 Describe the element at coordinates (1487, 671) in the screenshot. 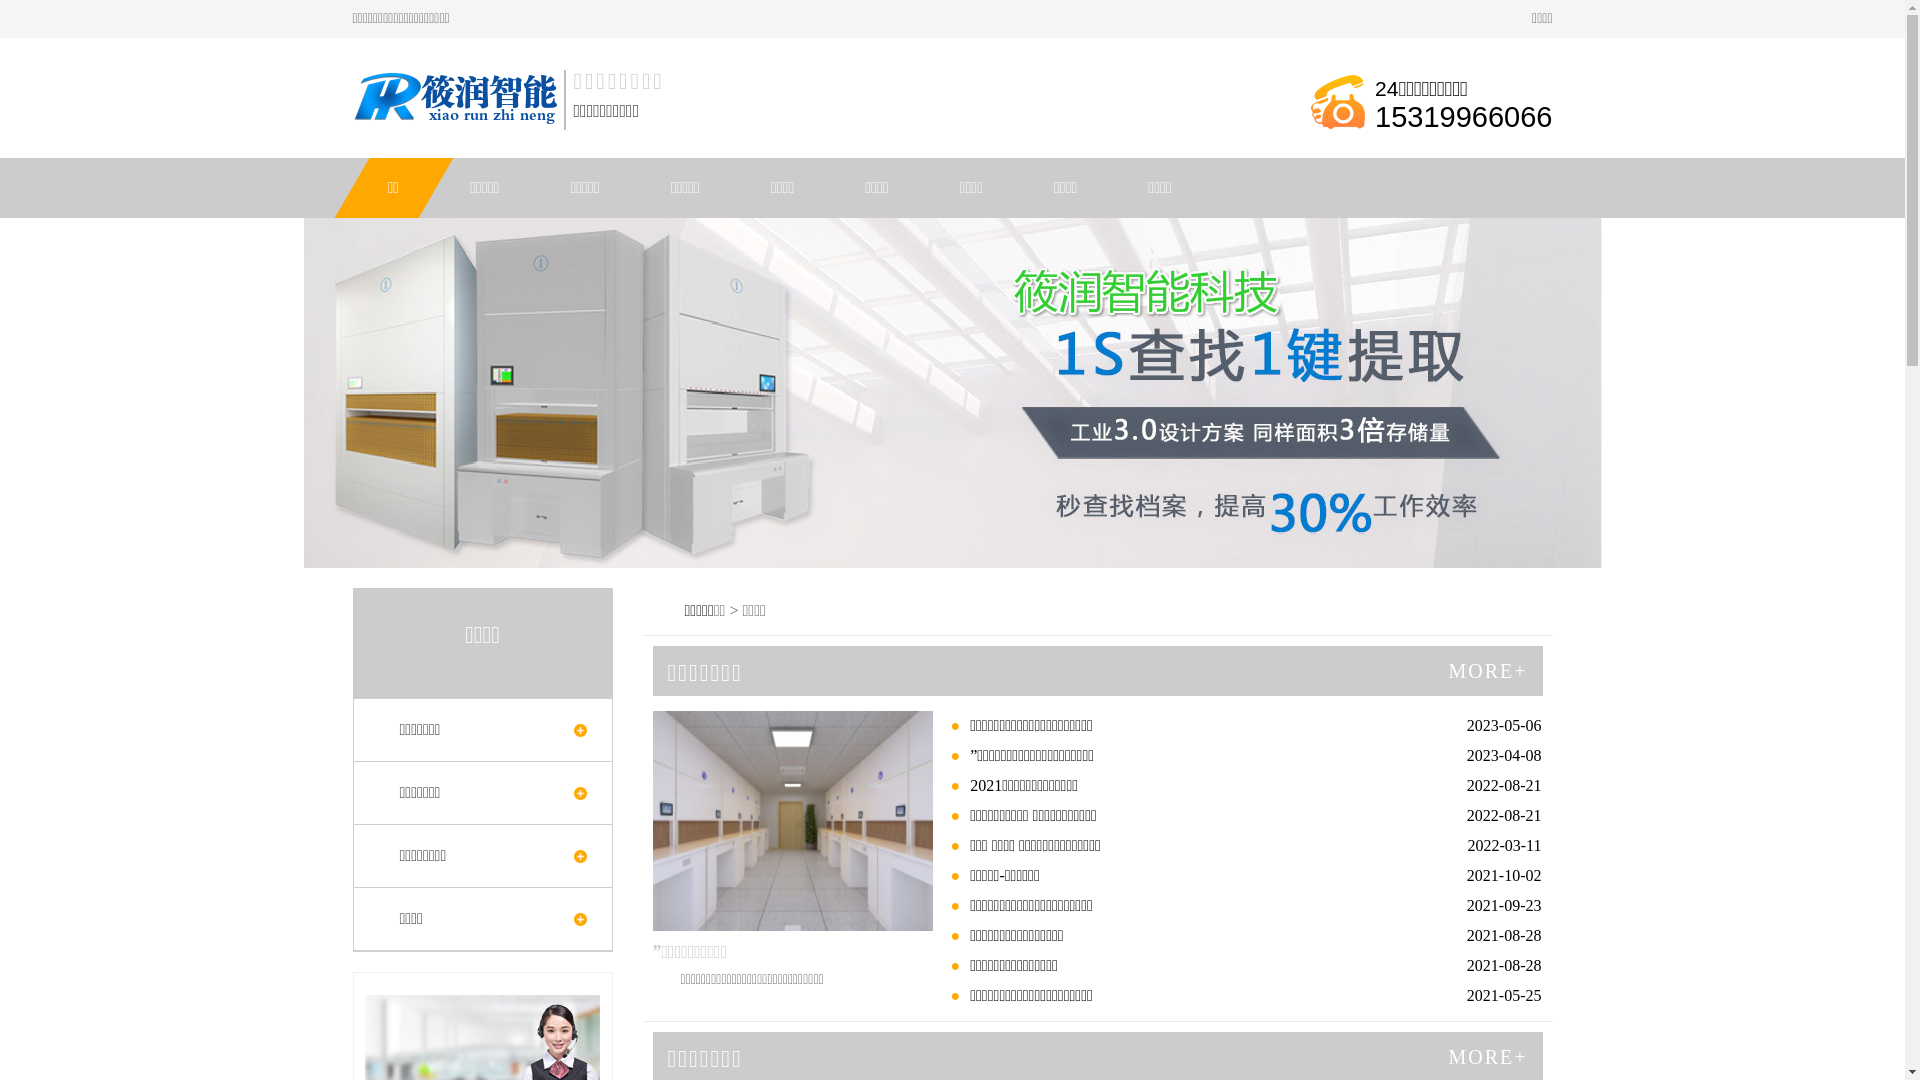

I see `'MORE+'` at that location.